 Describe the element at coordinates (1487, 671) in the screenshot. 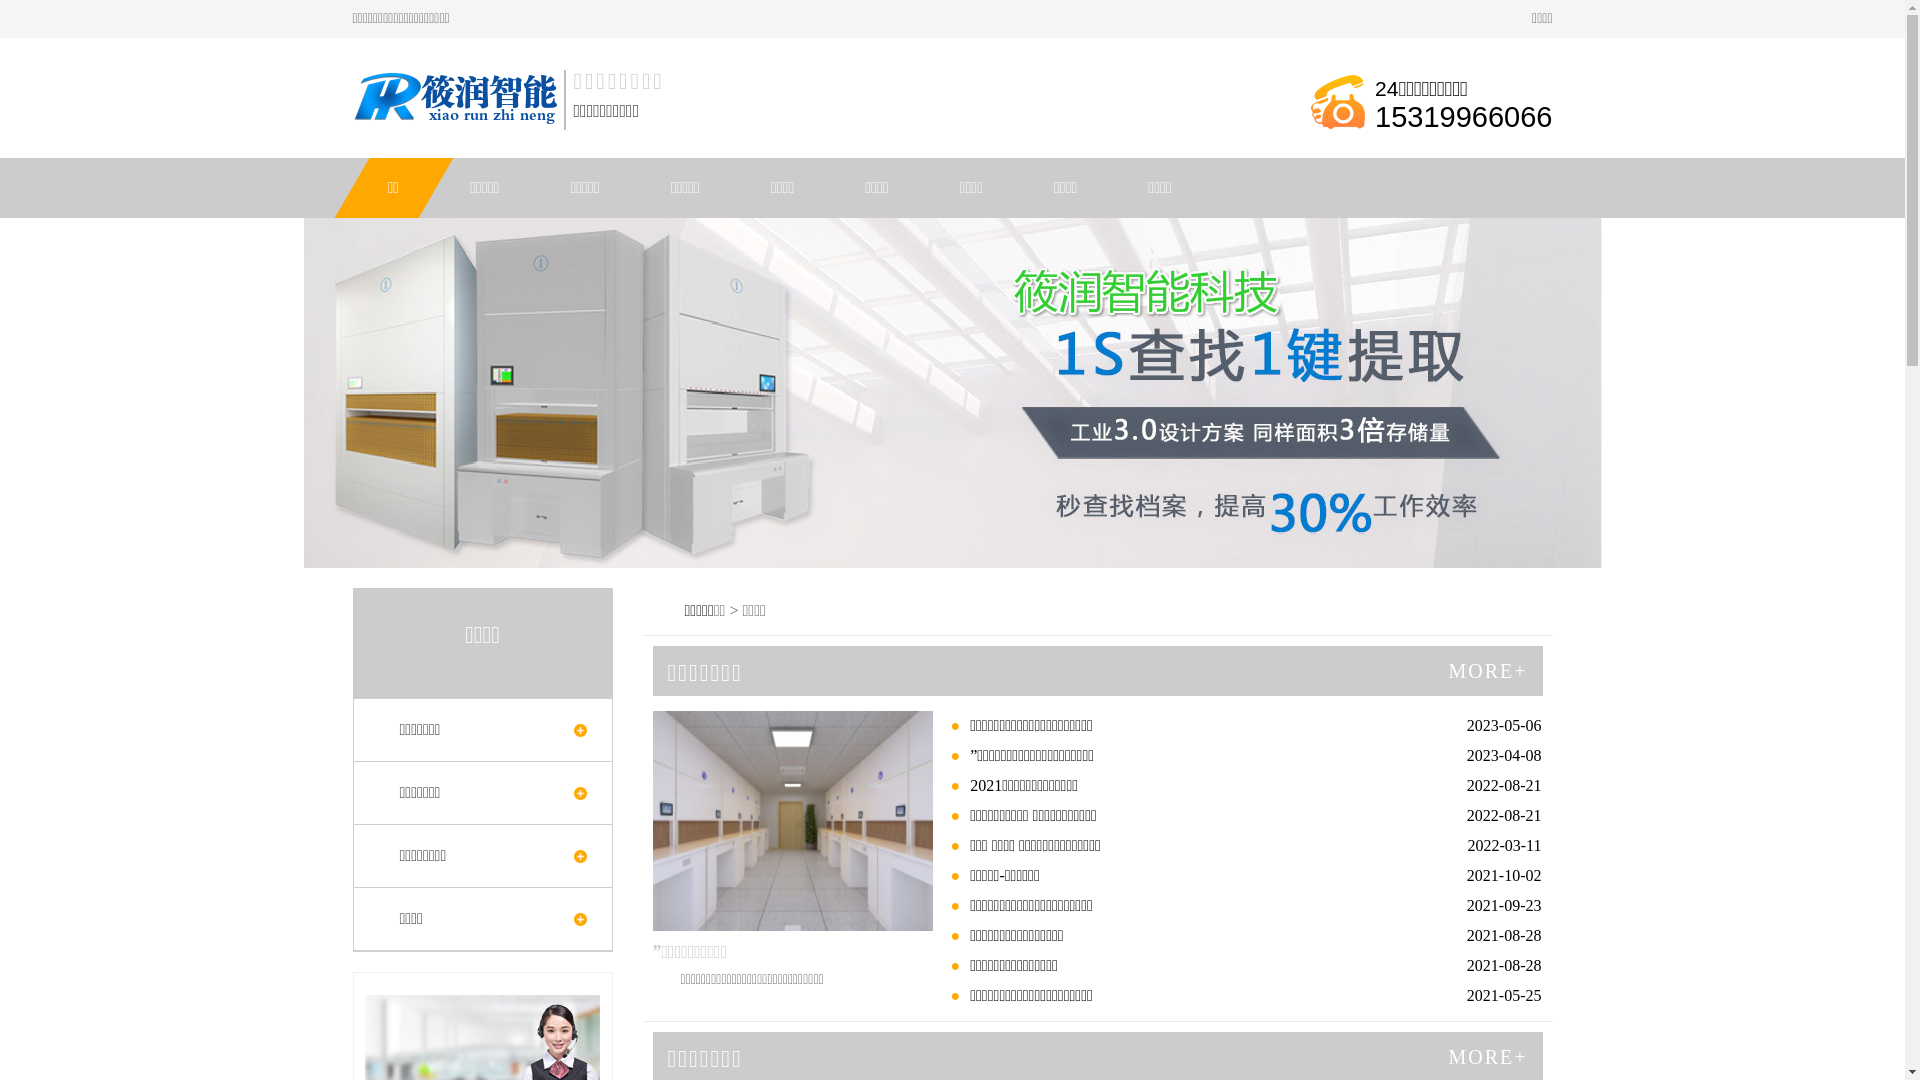

I see `'MORE+'` at that location.